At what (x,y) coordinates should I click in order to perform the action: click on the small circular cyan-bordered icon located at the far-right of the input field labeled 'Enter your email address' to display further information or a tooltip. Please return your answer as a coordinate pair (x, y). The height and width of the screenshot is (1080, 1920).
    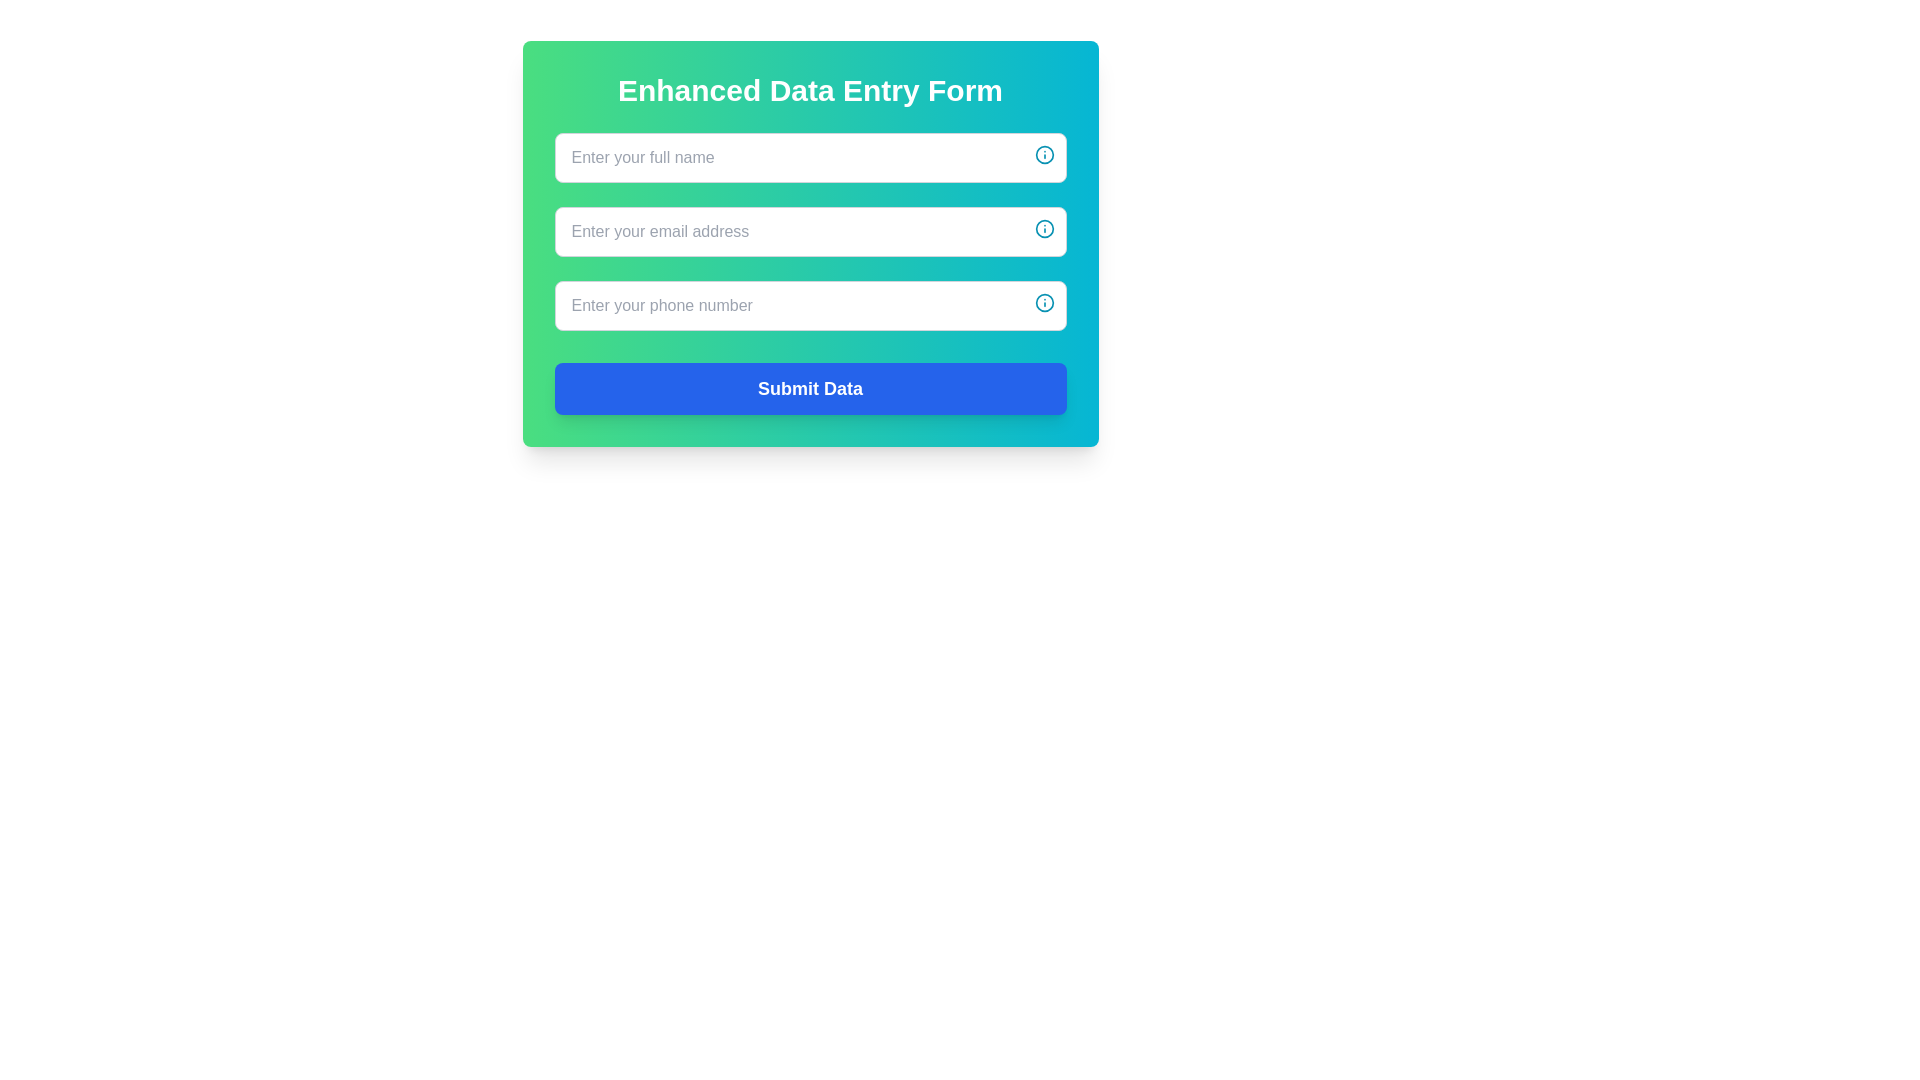
    Looking at the image, I should click on (1043, 227).